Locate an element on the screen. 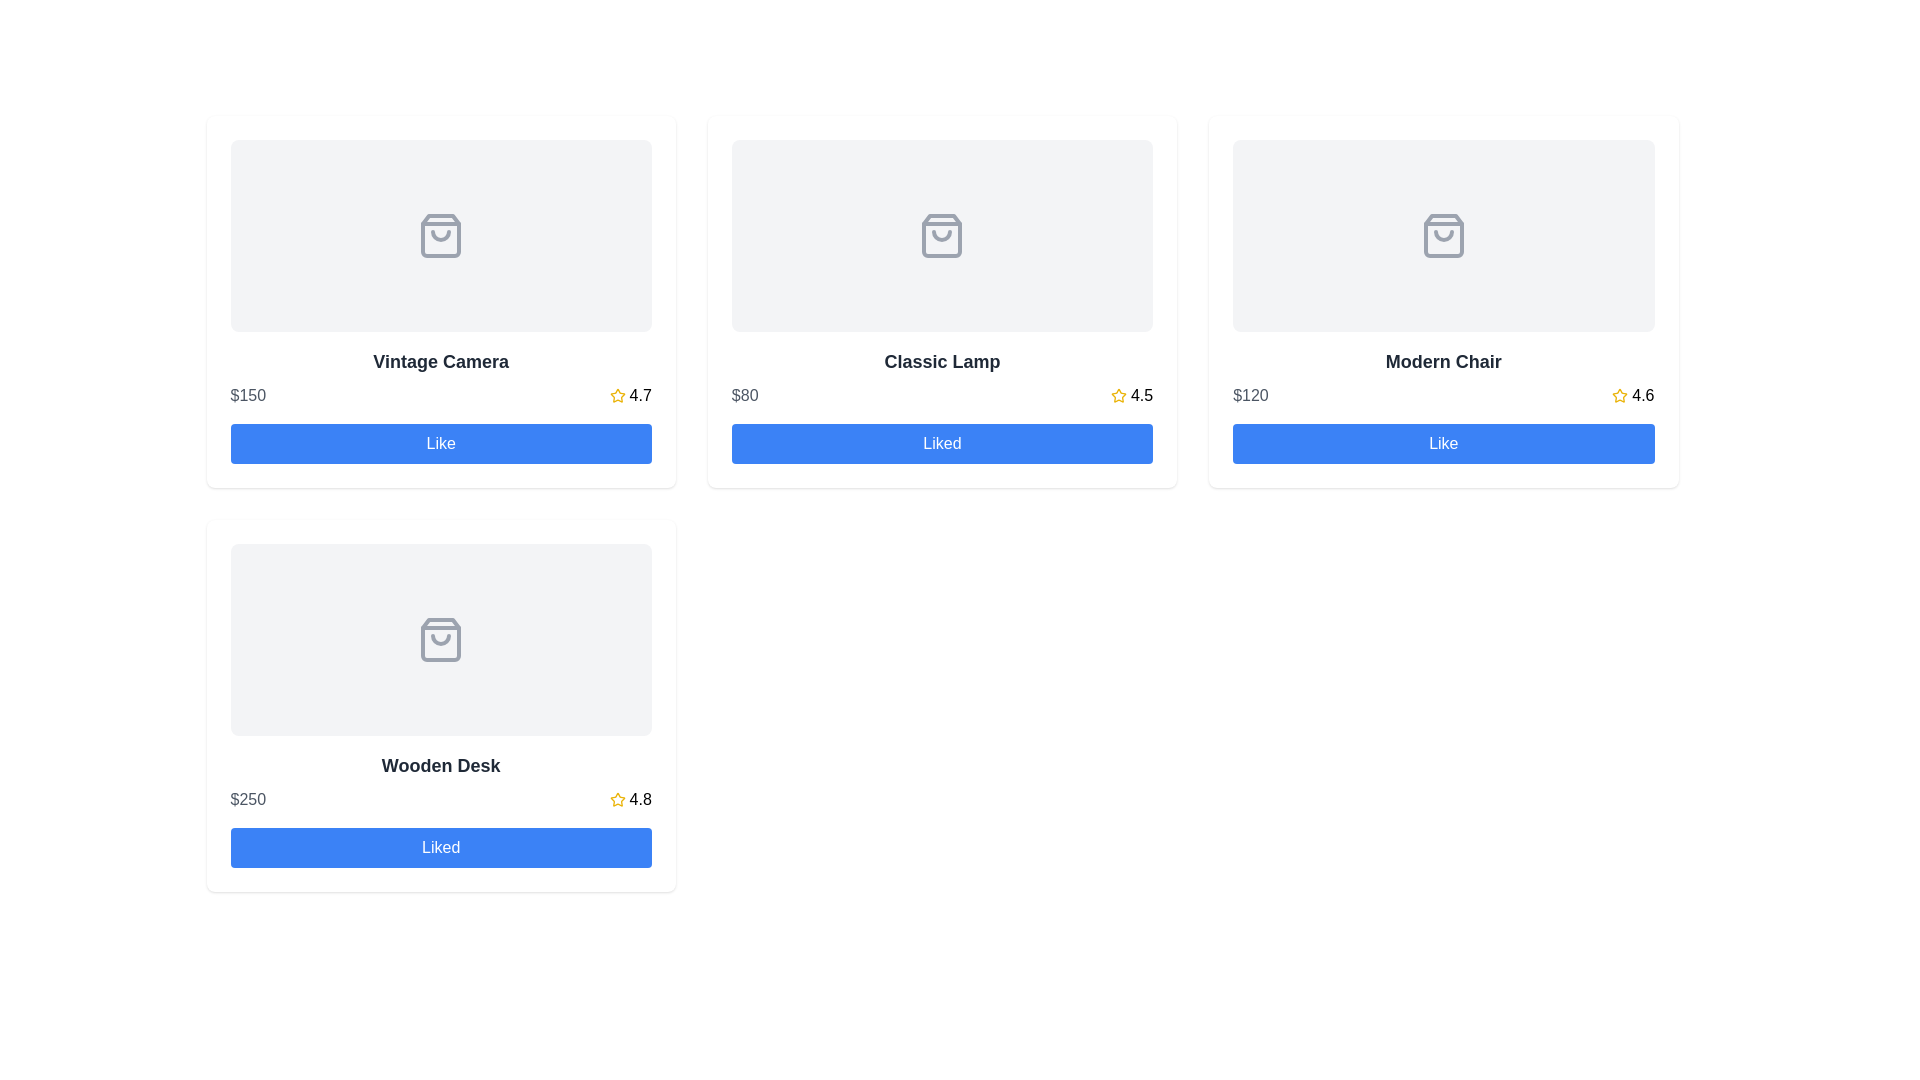  the 'Like' button with a vibrant blue background located at the bottom of the 'Modern Chair' product card to interact via keyboard is located at coordinates (1443, 442).